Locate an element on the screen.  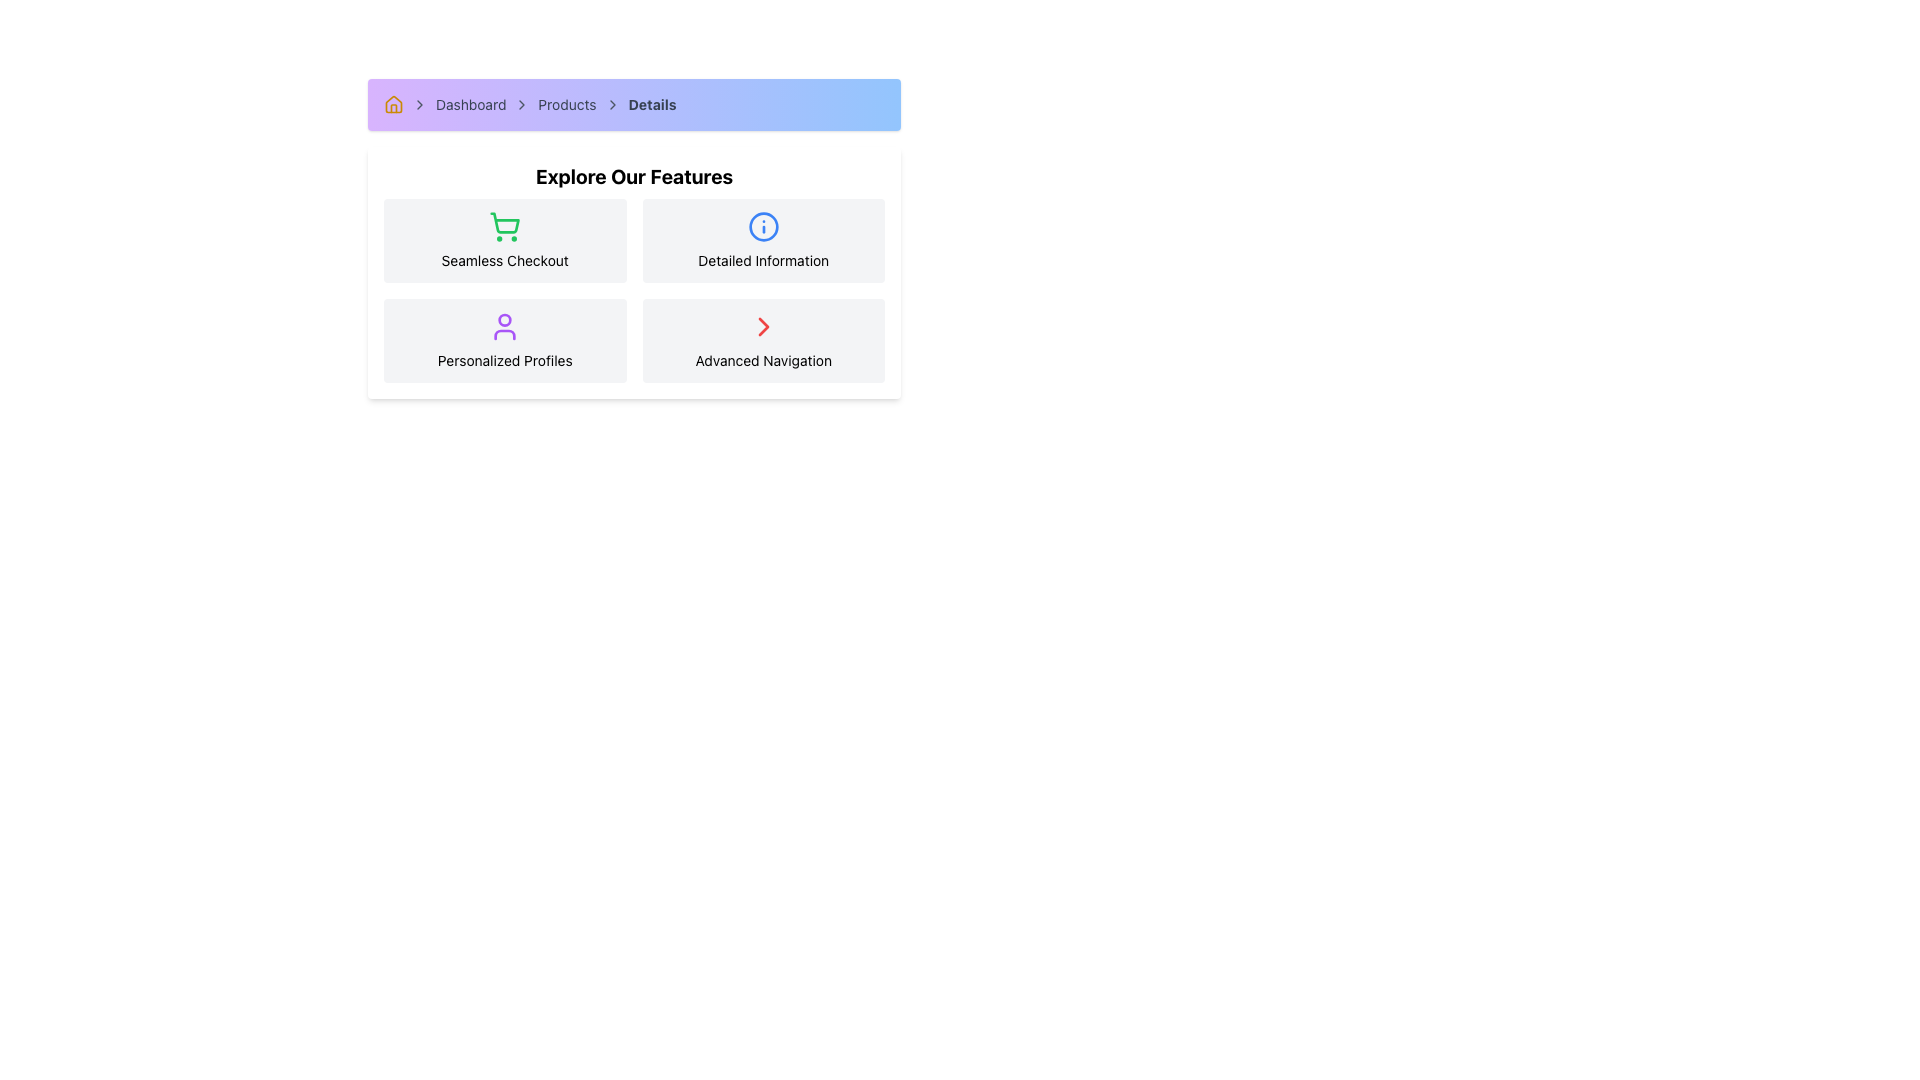
the green shopping cart icon located within the 'Seamless Checkout' feature card is located at coordinates (505, 226).